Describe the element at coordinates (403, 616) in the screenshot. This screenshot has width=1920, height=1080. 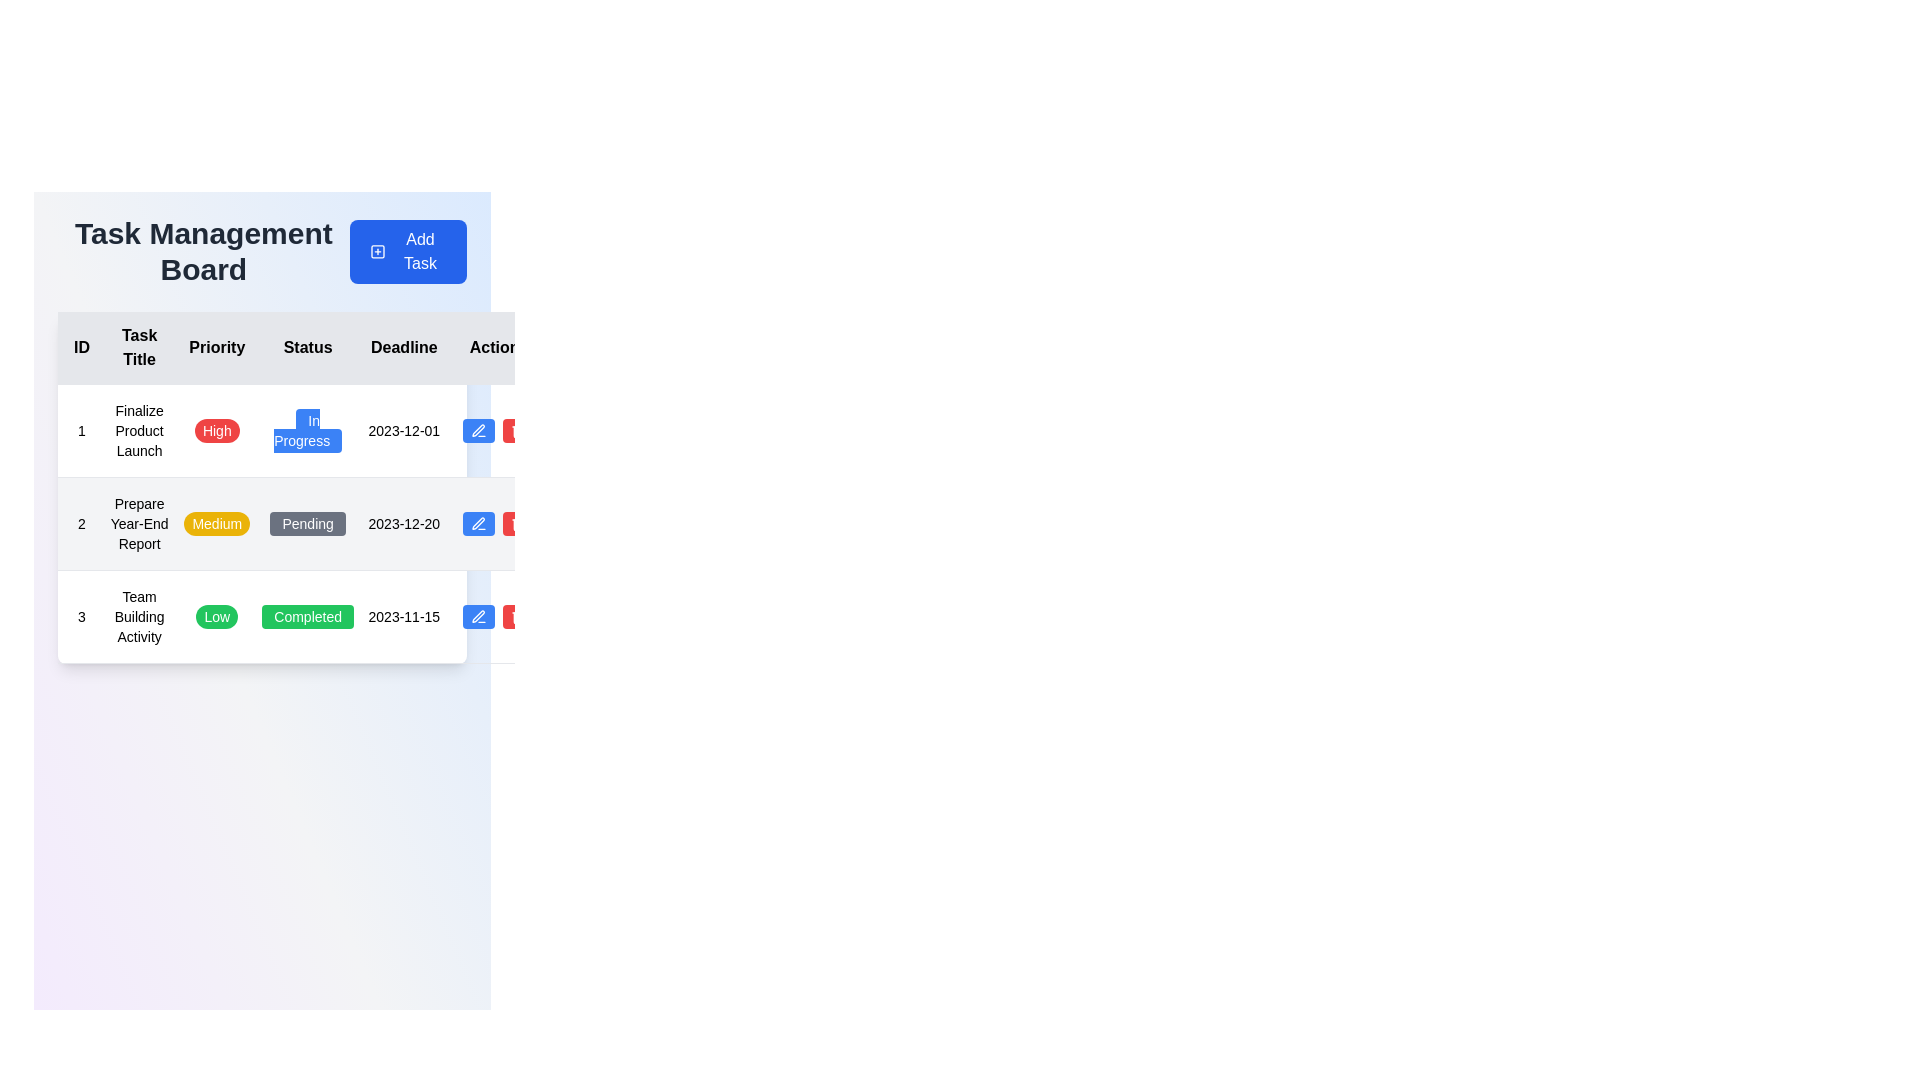
I see `the text label displaying '2023-11-15' in the third row under the 'Deadline' column of the task 'Team Building Activity'` at that location.